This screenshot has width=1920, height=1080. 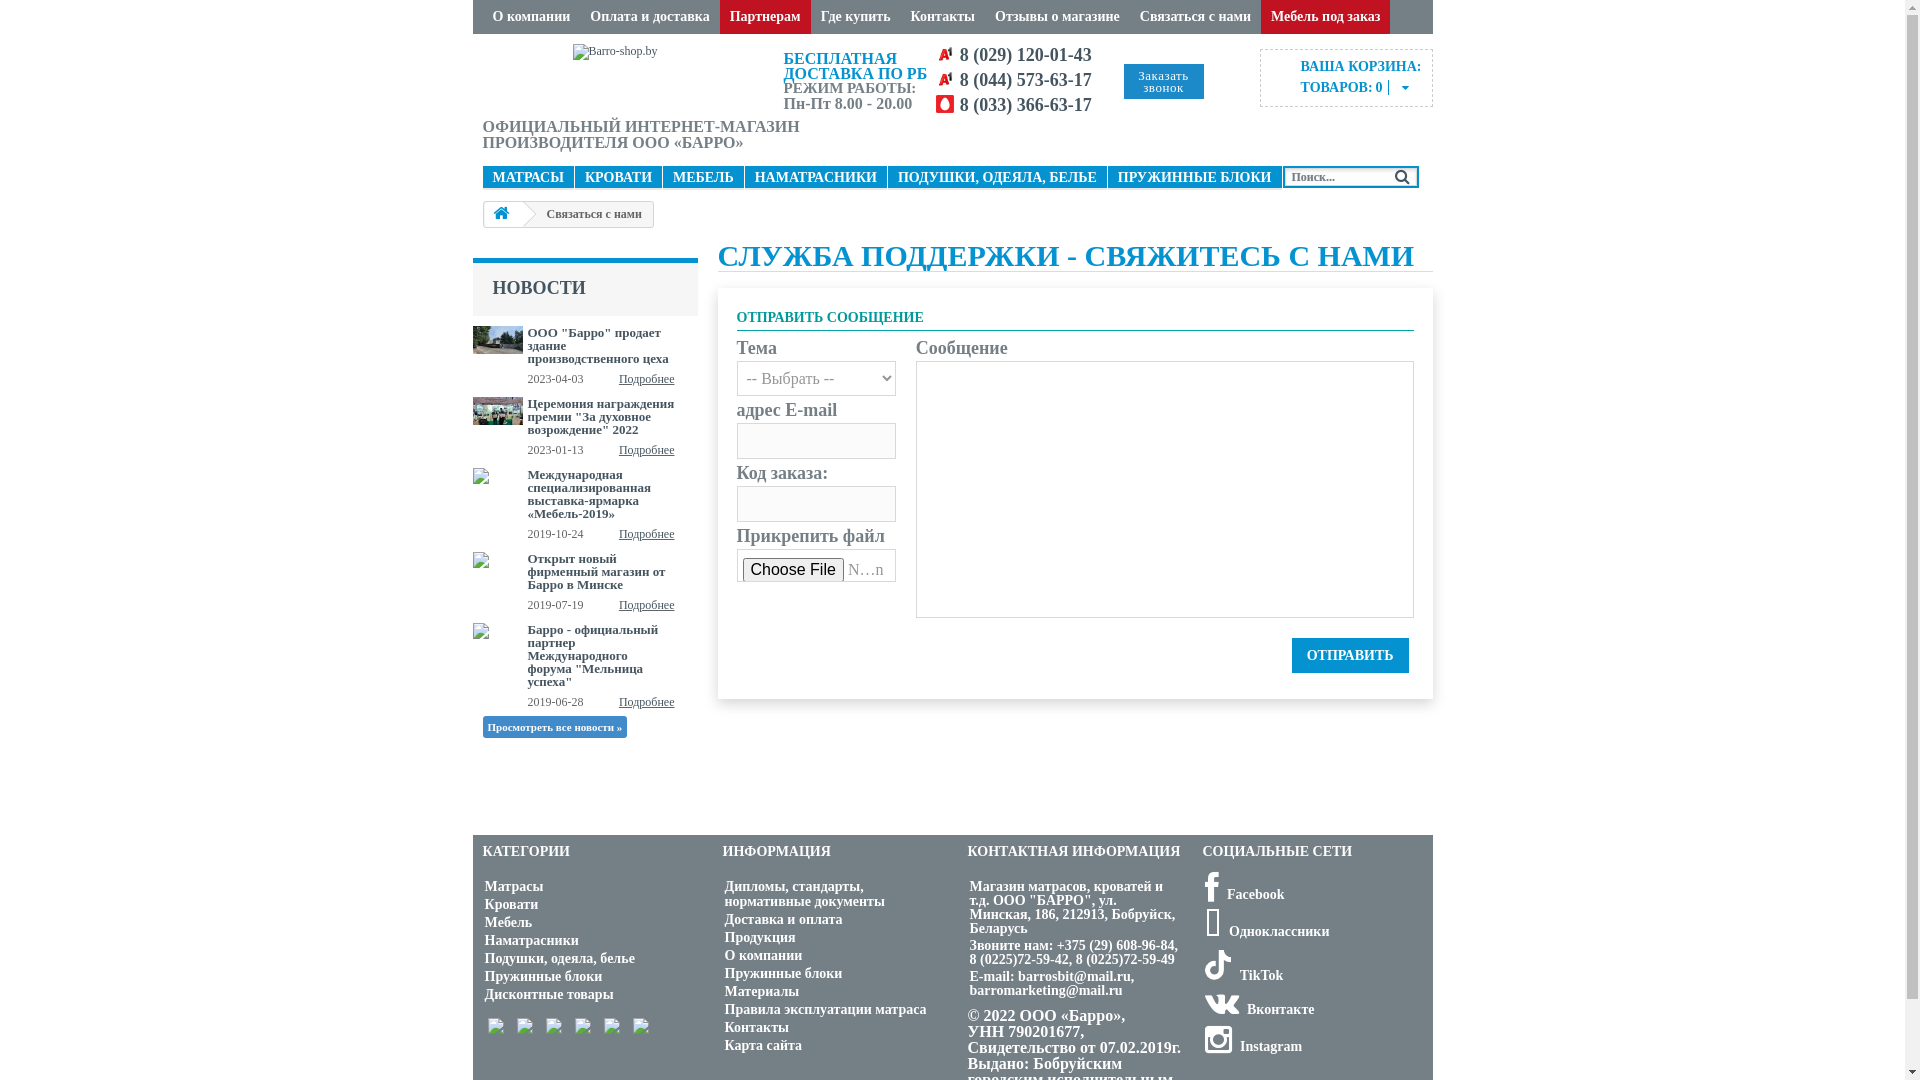 I want to click on '8 (033) 366-63-17', so click(x=960, y=104).